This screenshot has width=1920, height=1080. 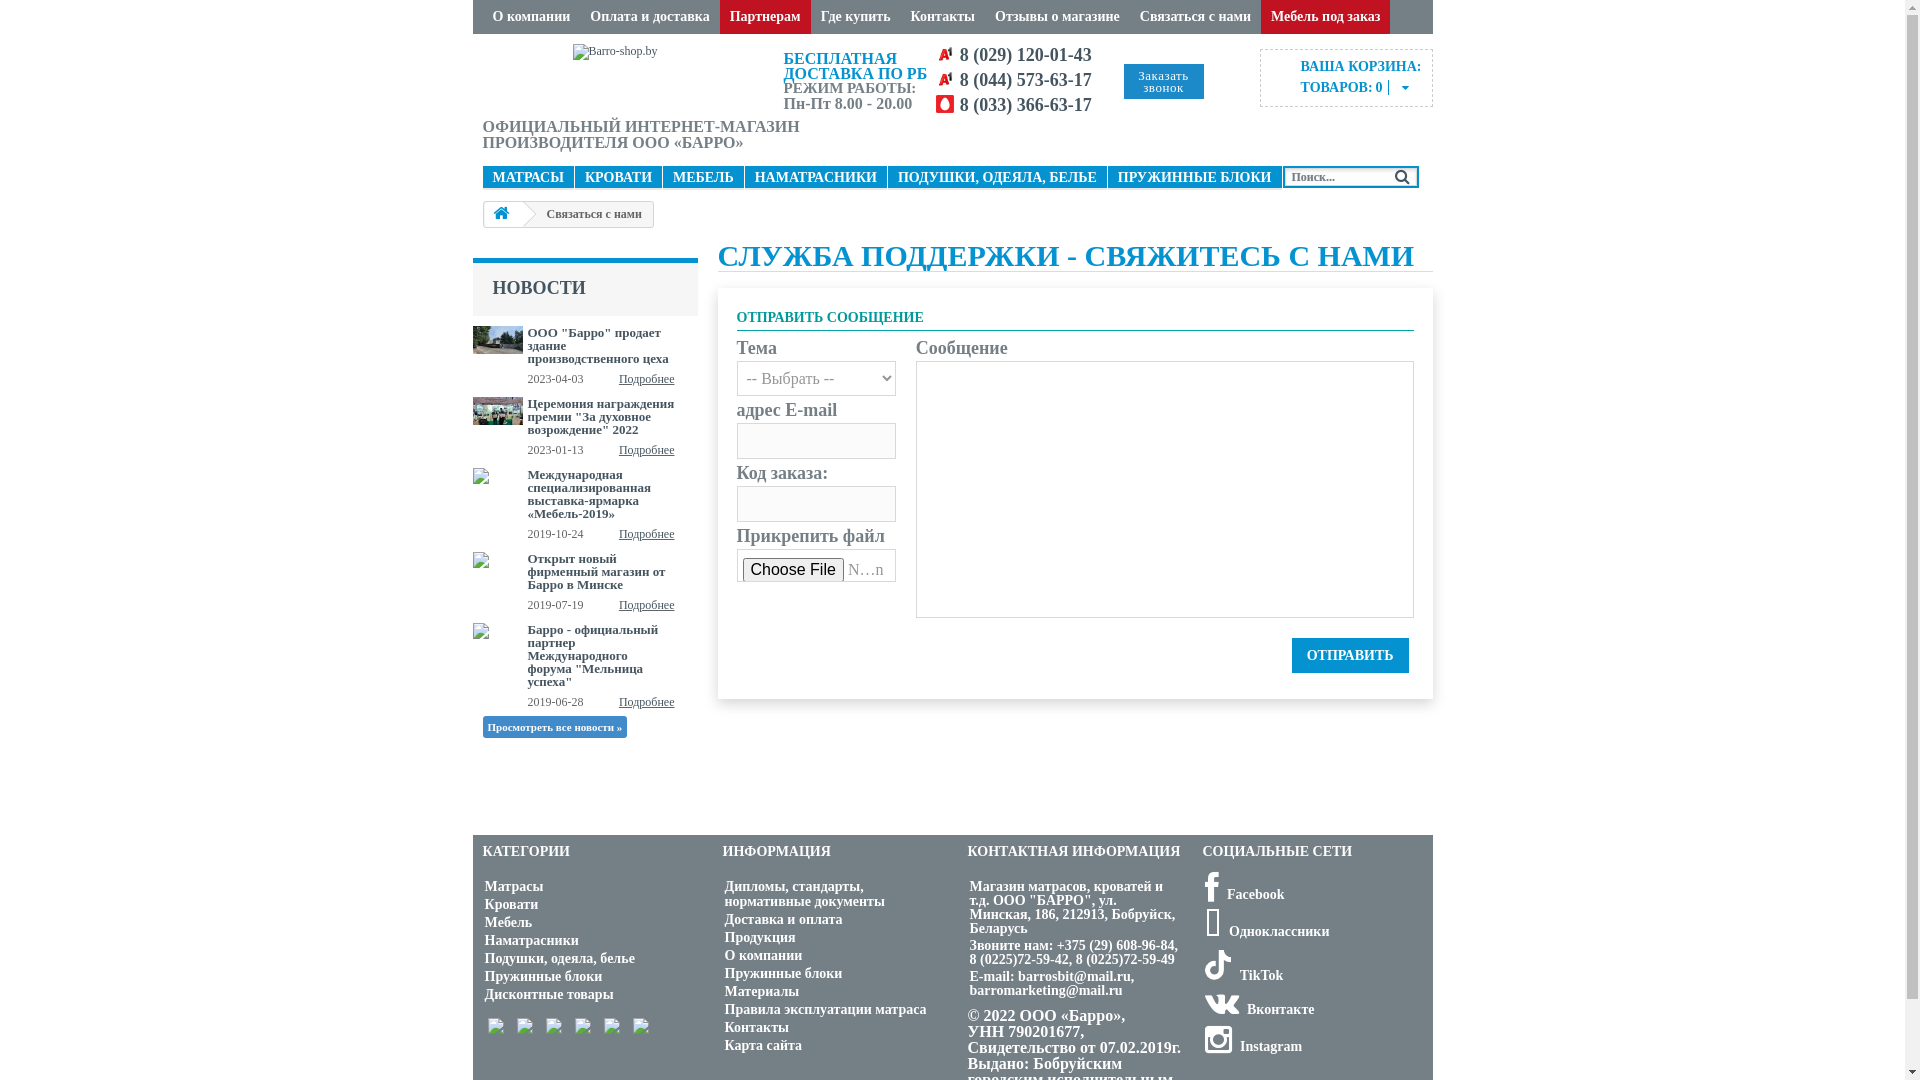 I want to click on '8 (033) 366-63-17', so click(x=960, y=104).